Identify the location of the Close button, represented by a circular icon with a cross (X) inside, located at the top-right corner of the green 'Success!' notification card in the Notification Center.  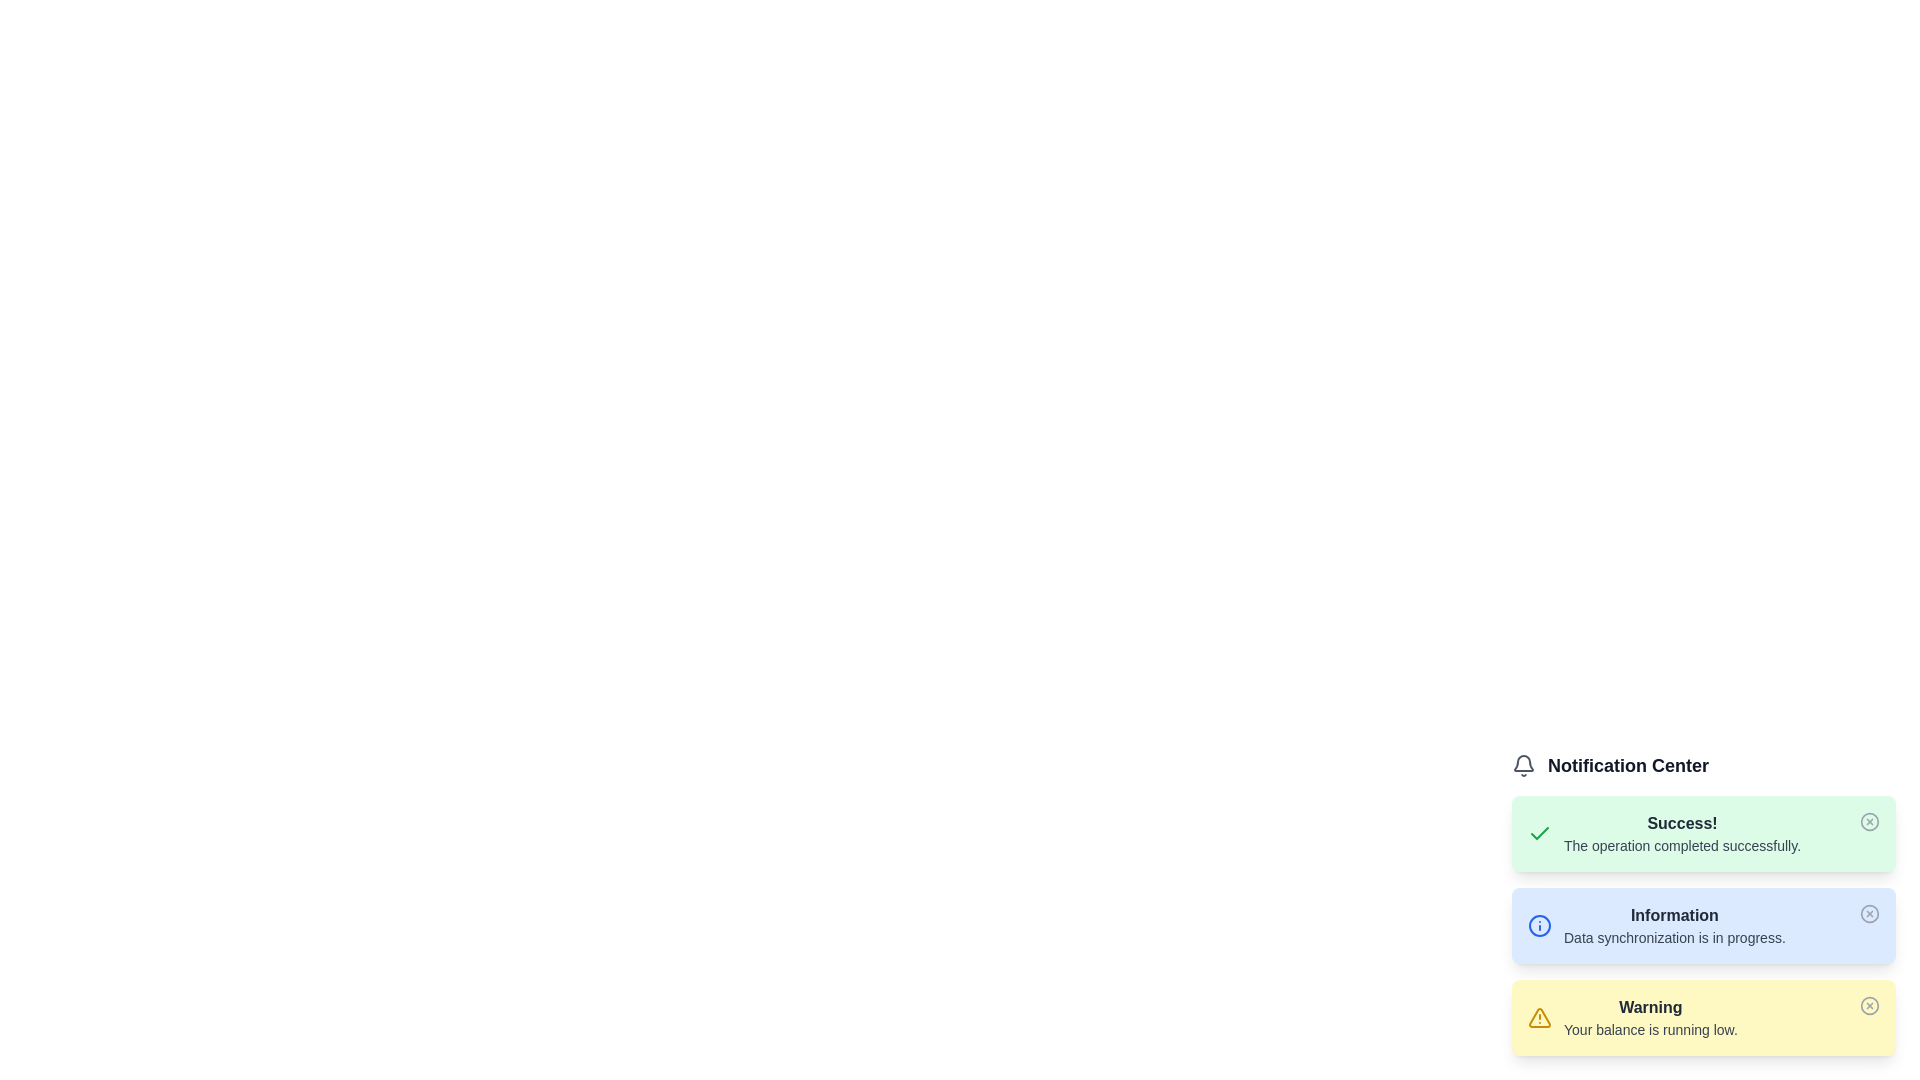
(1869, 821).